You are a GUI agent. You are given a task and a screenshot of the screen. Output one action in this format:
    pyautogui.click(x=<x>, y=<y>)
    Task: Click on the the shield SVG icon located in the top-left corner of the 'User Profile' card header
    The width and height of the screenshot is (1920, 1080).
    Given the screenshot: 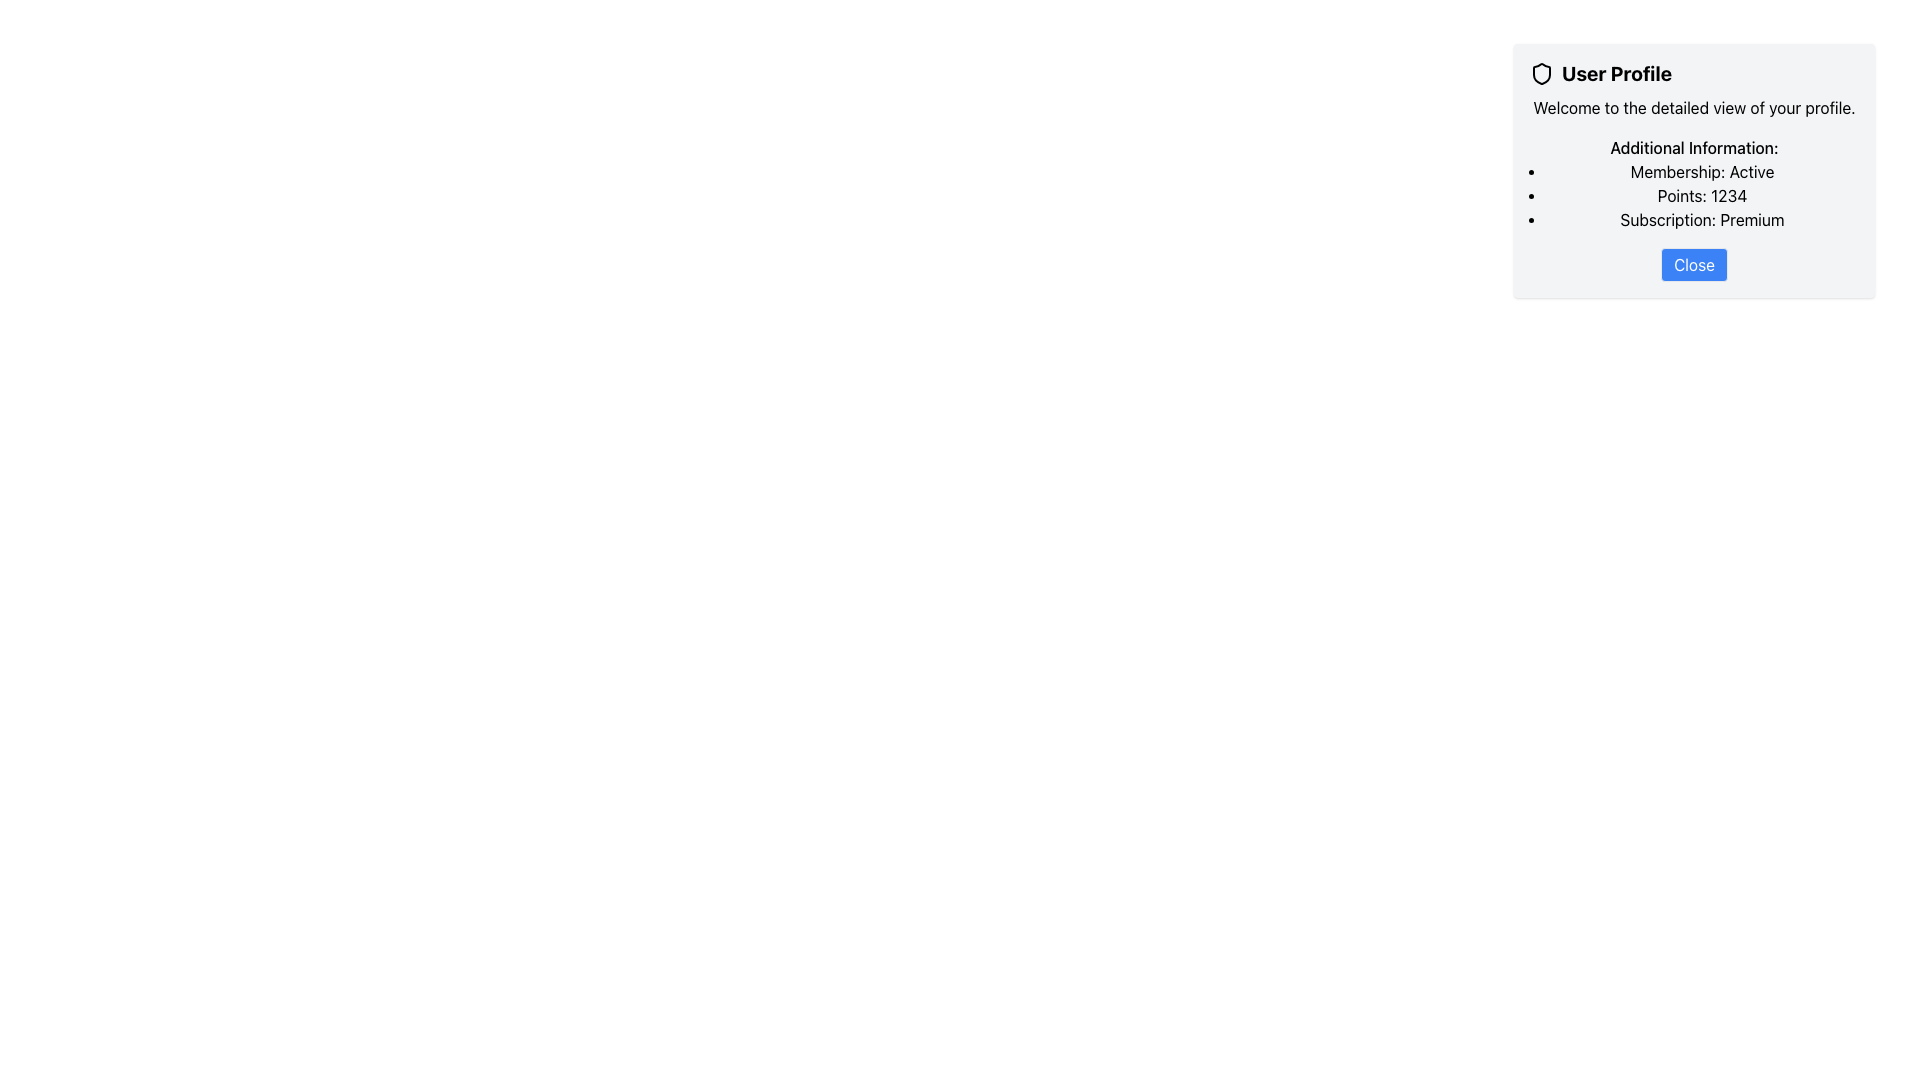 What is the action you would take?
    pyautogui.click(x=1540, y=72)
    